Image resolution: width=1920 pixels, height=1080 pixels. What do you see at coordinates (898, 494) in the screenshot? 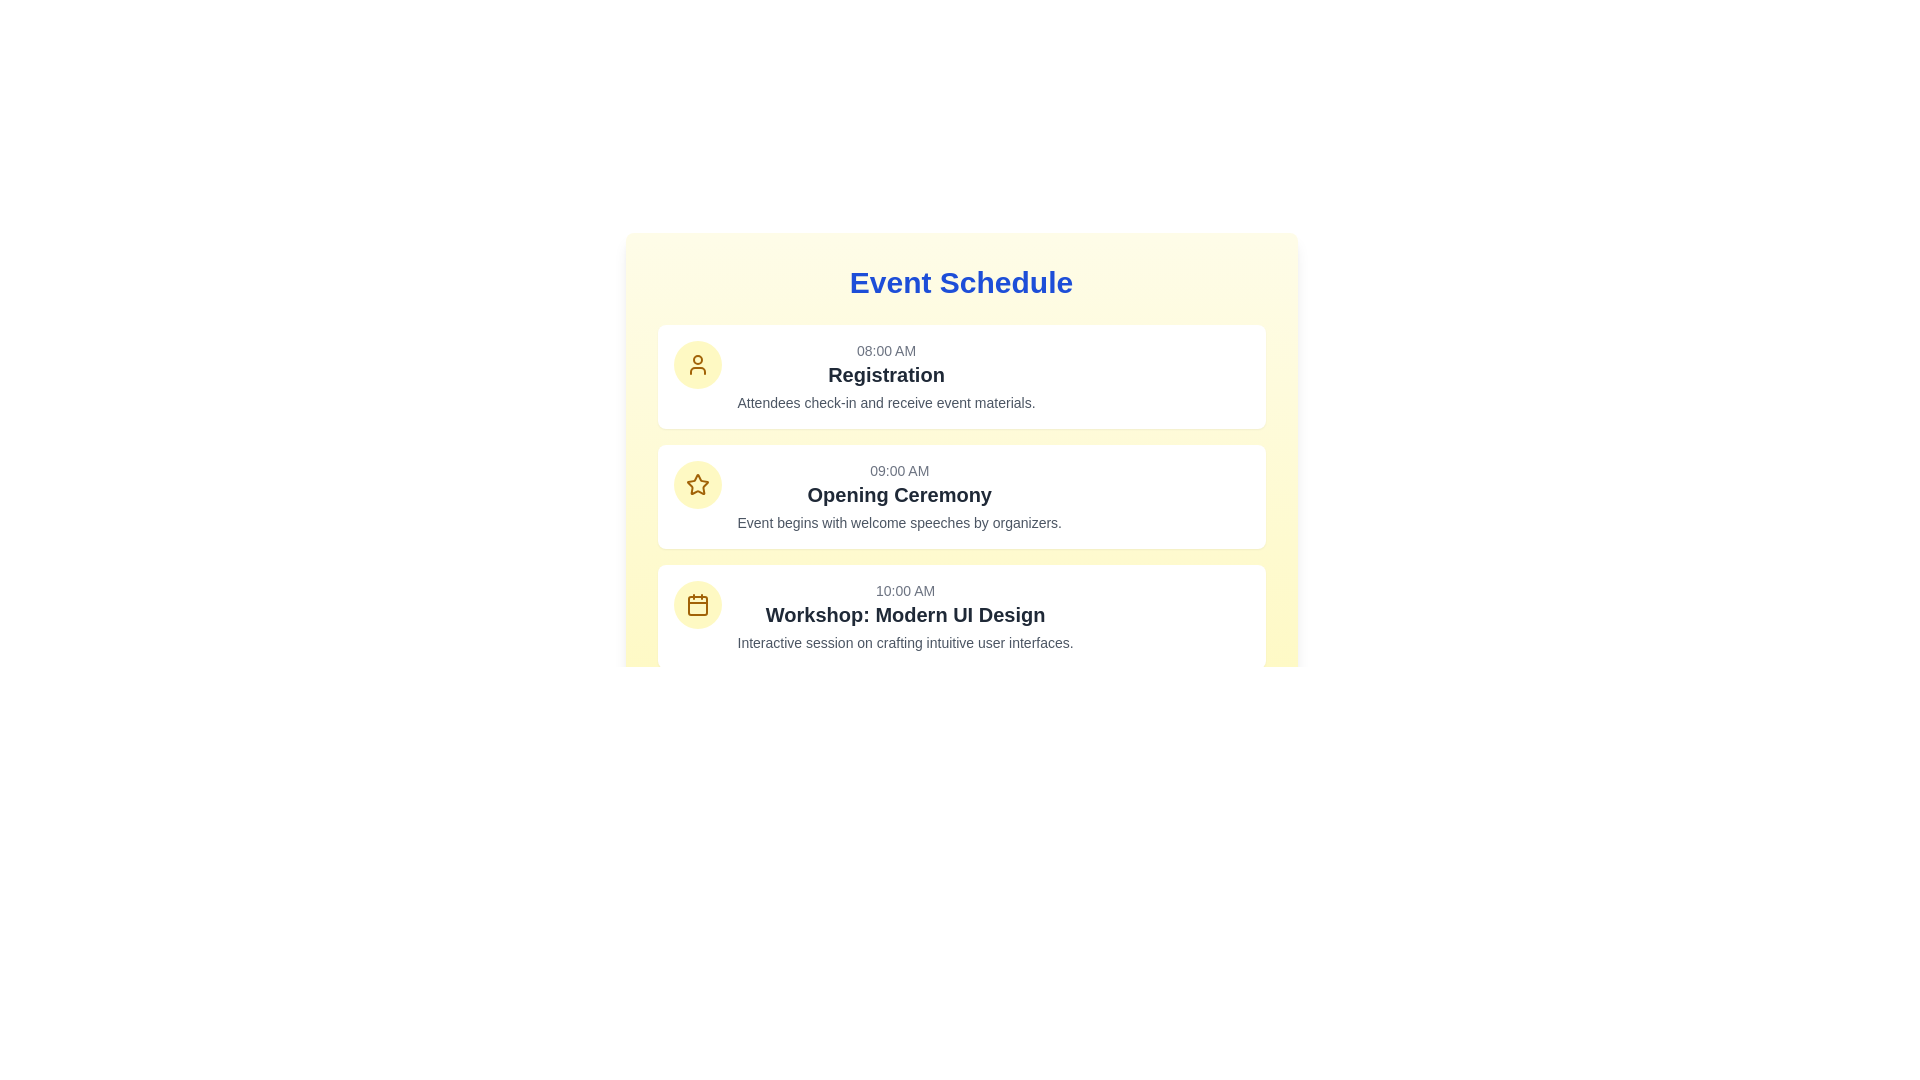
I see `the 'Opening Ceremony' text label, which is prominently displayed in a large, bold font in the second card of the event schedule` at bounding box center [898, 494].